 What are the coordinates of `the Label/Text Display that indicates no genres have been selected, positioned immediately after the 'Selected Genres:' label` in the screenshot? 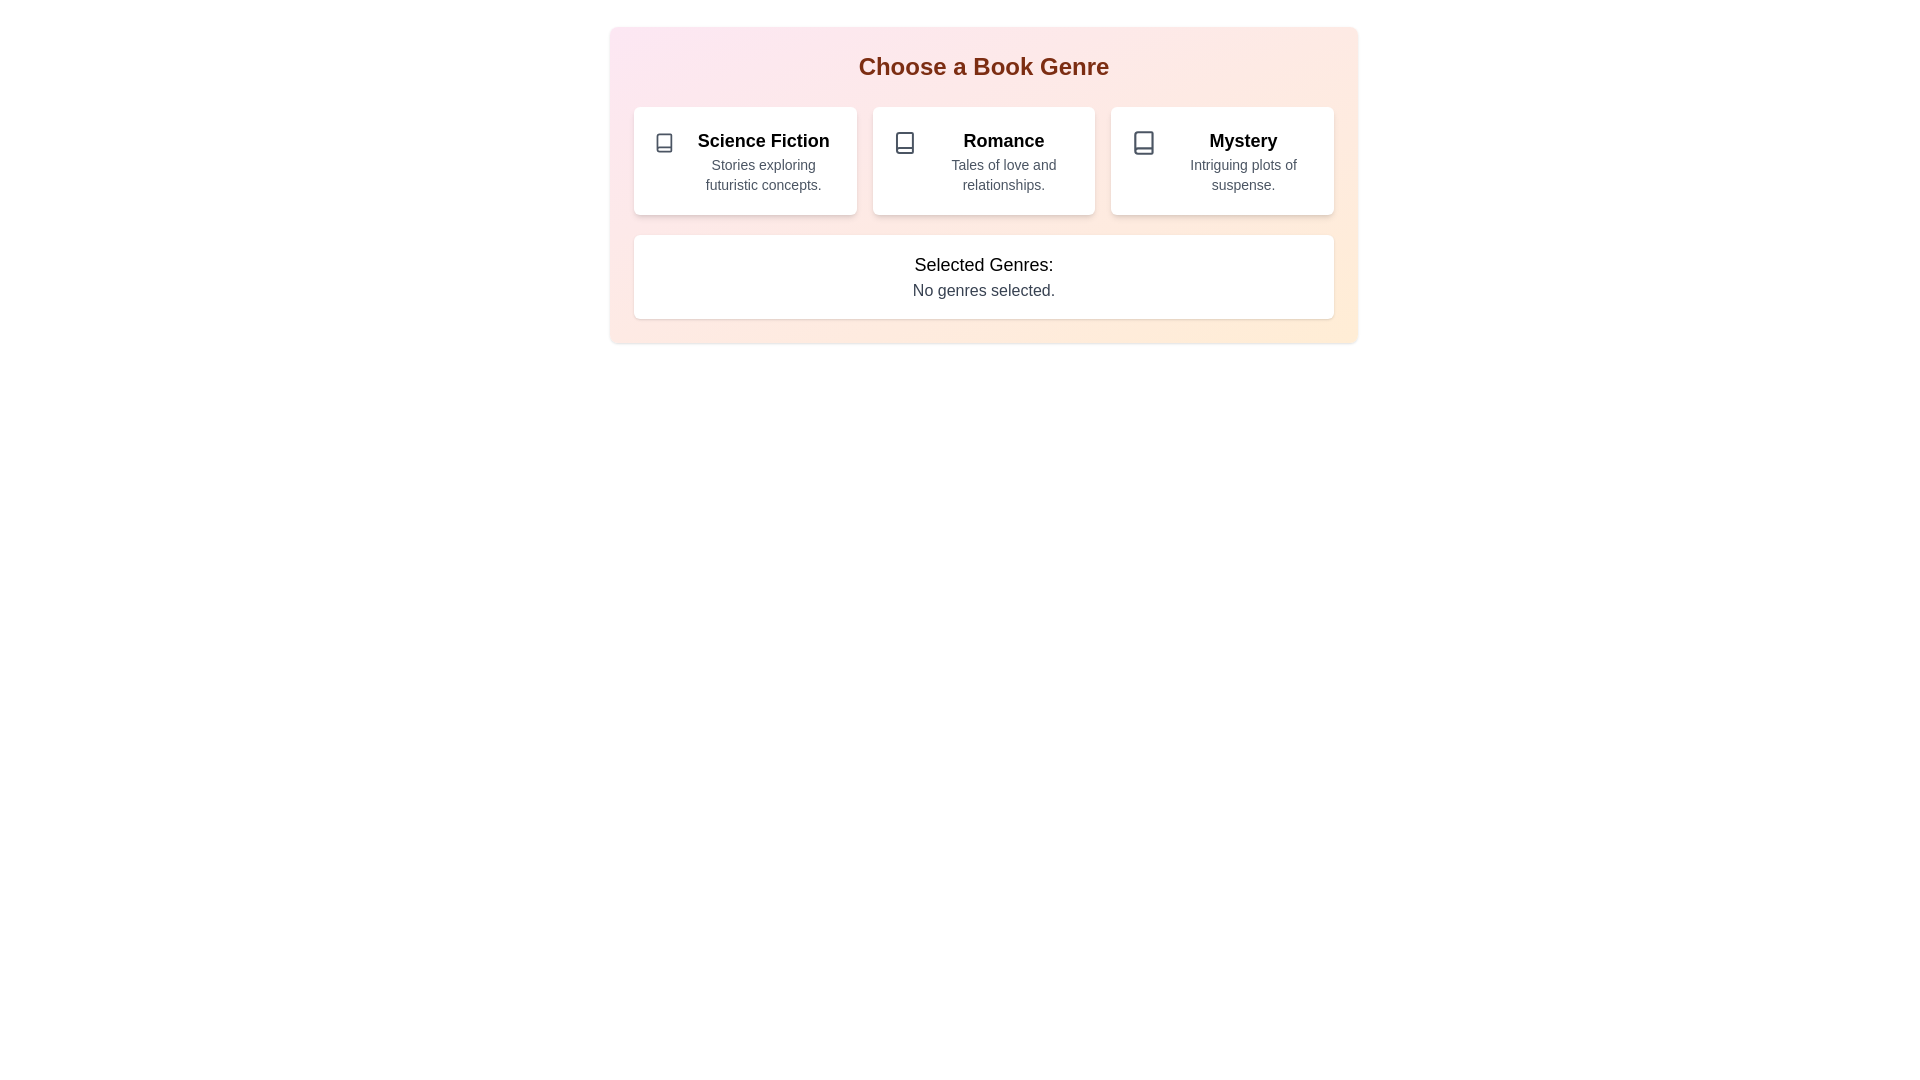 It's located at (983, 290).